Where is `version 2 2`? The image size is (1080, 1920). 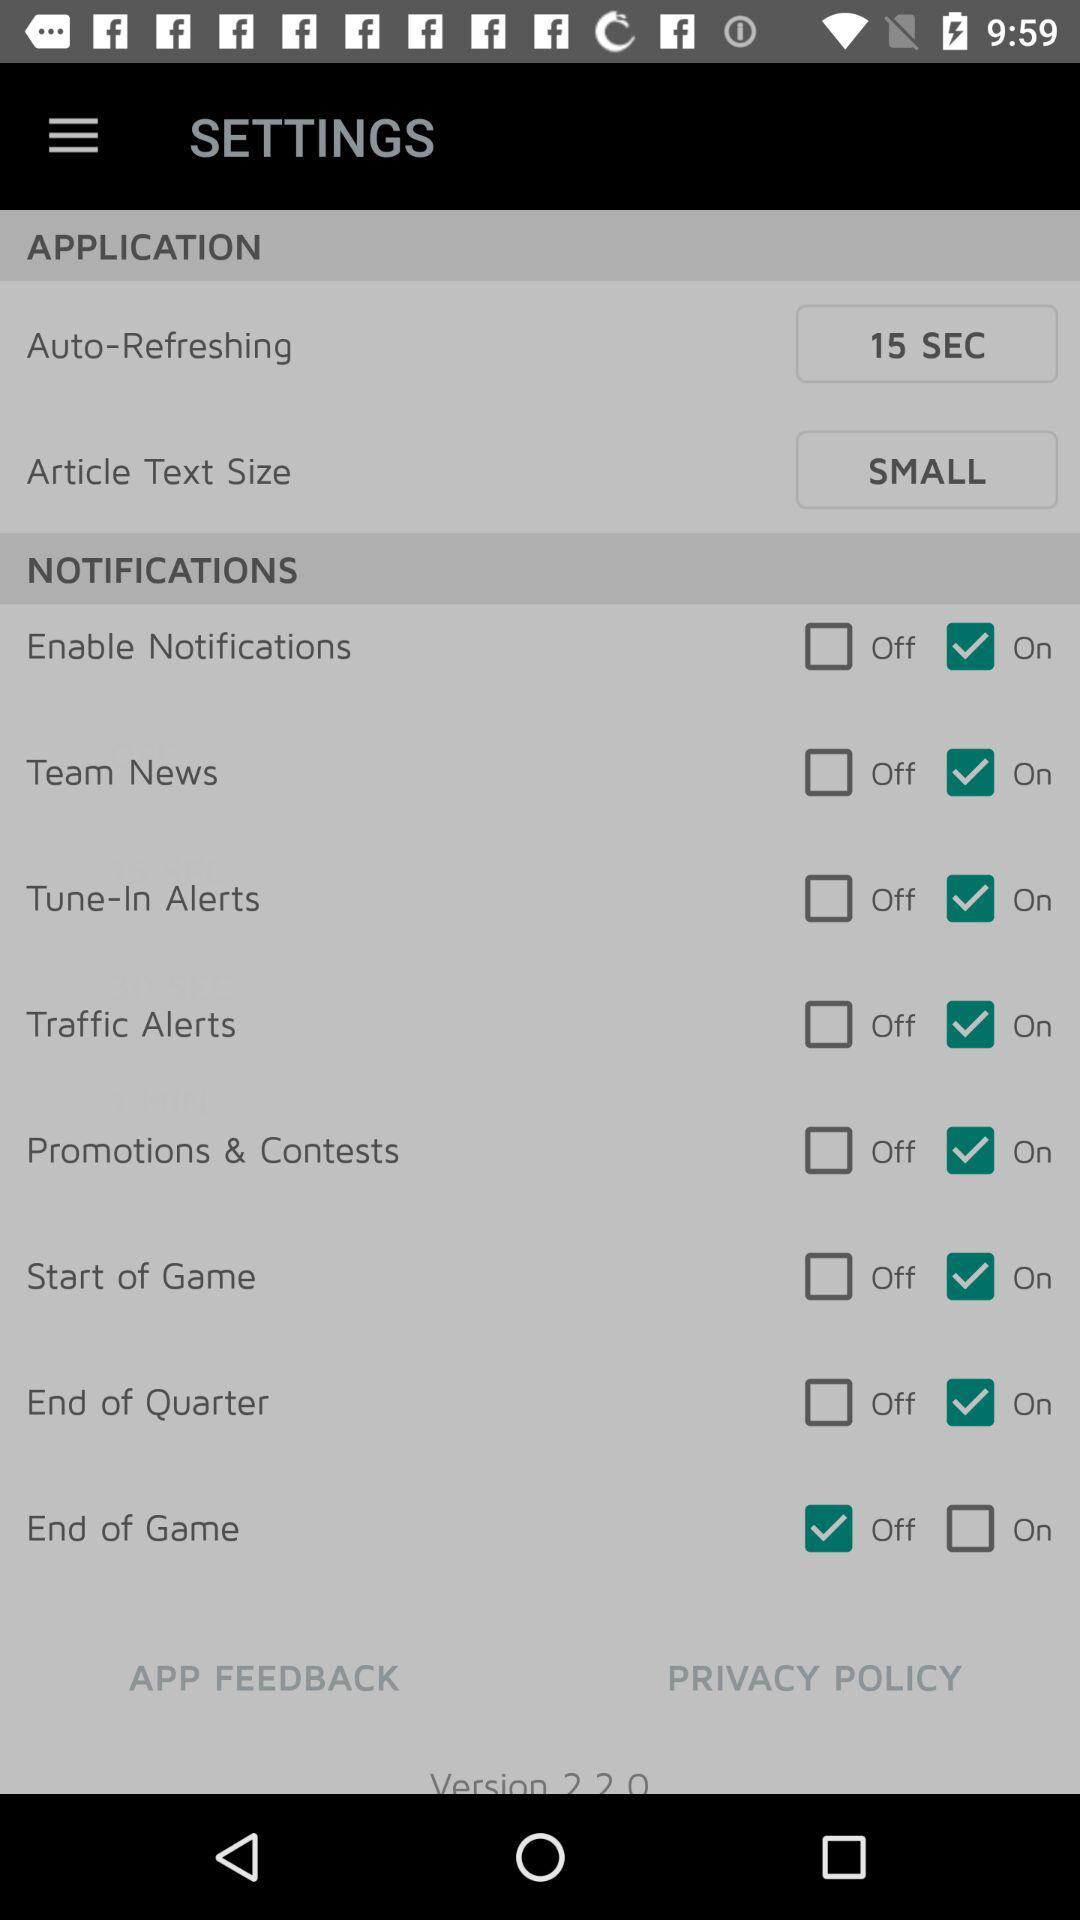 version 2 2 is located at coordinates (540, 1765).